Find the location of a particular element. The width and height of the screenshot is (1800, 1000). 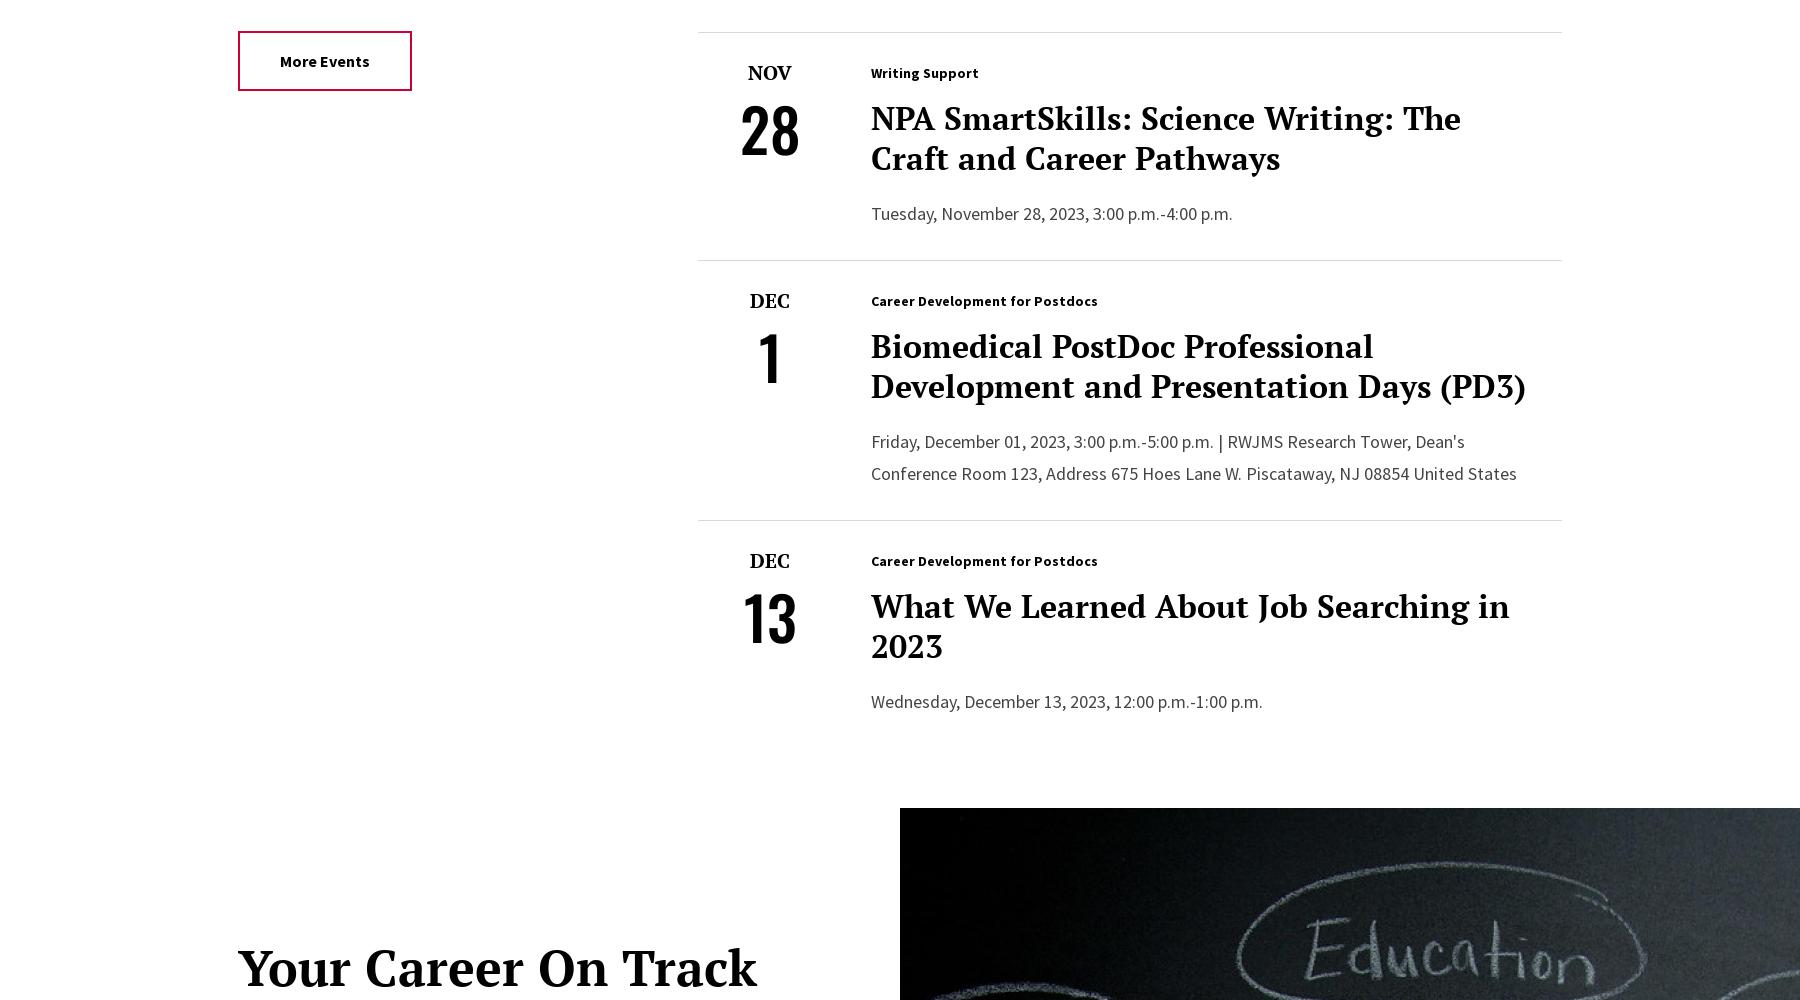

'13' is located at coordinates (768, 614).